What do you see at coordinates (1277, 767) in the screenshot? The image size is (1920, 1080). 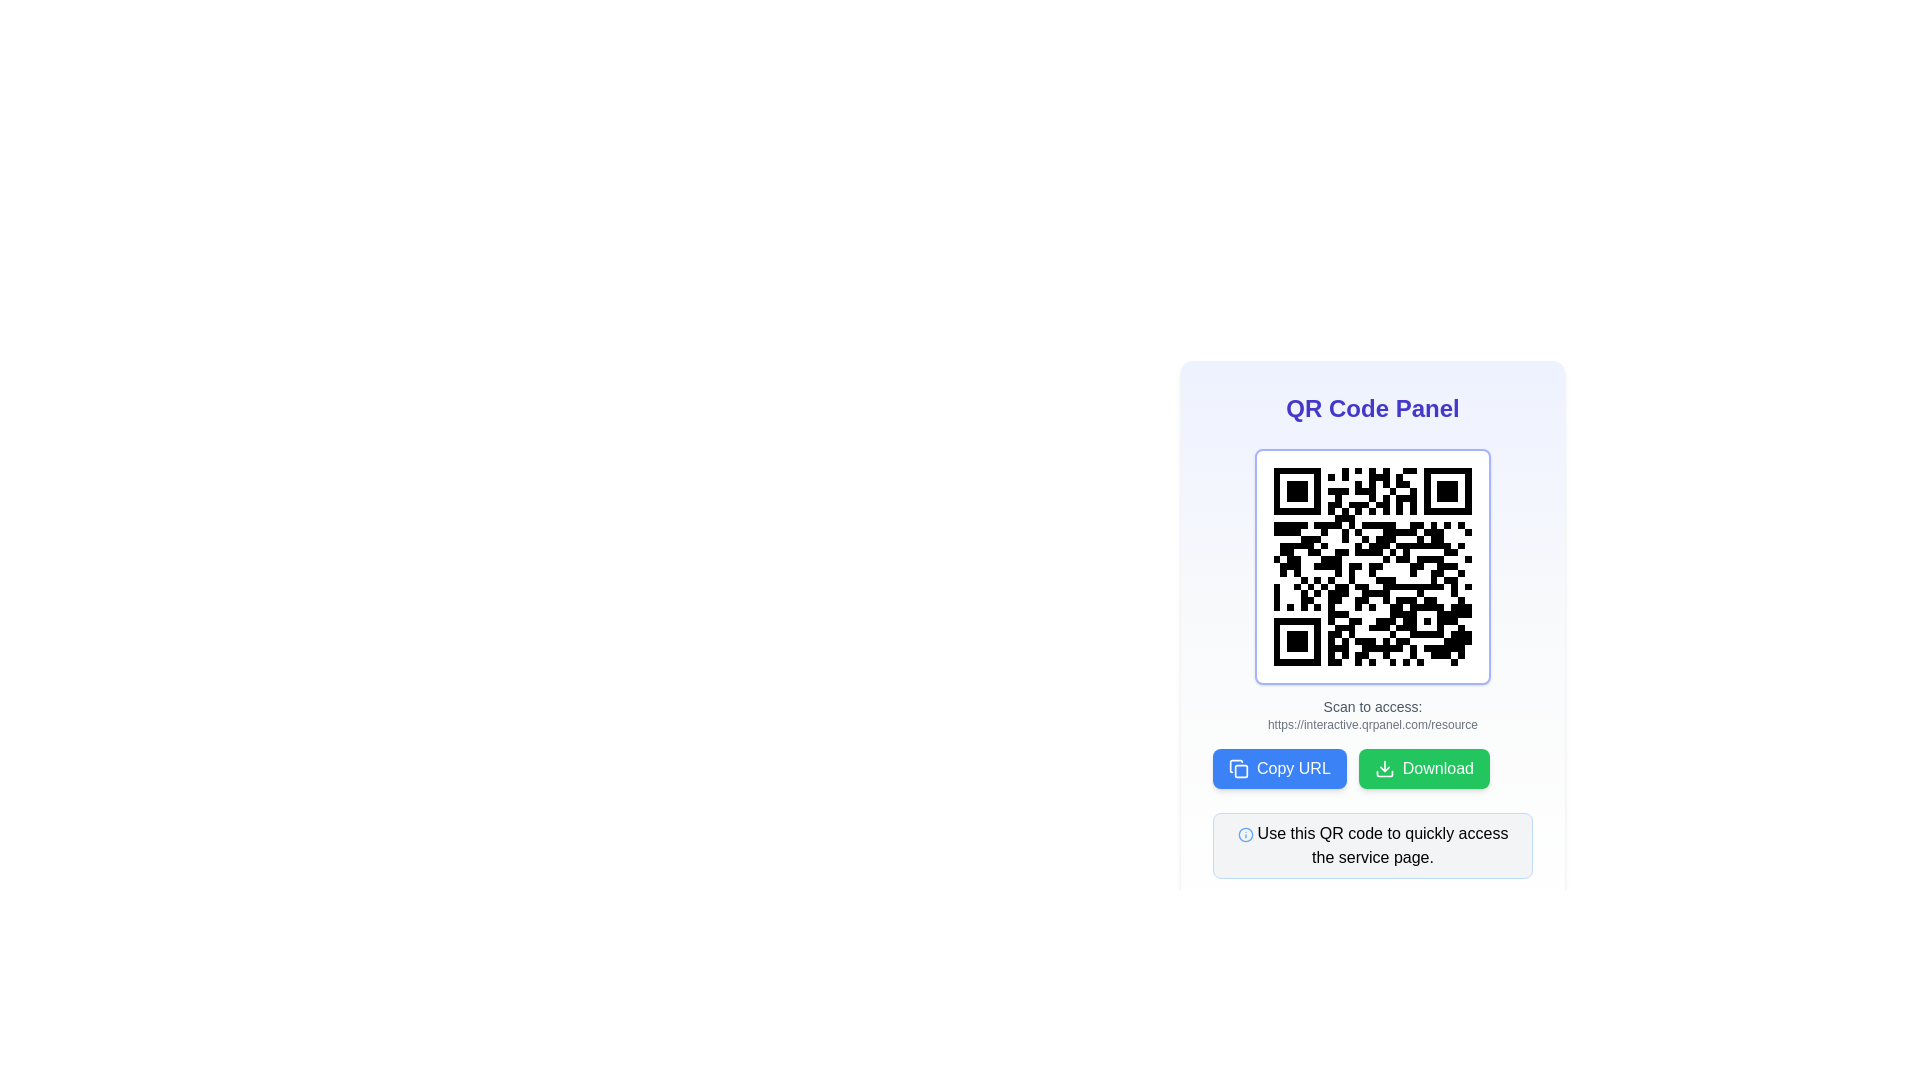 I see `the 'Copy URL' button, which is a rectangular button with a blue background and rounded corners, located beneath the QR code and URL text` at bounding box center [1277, 767].